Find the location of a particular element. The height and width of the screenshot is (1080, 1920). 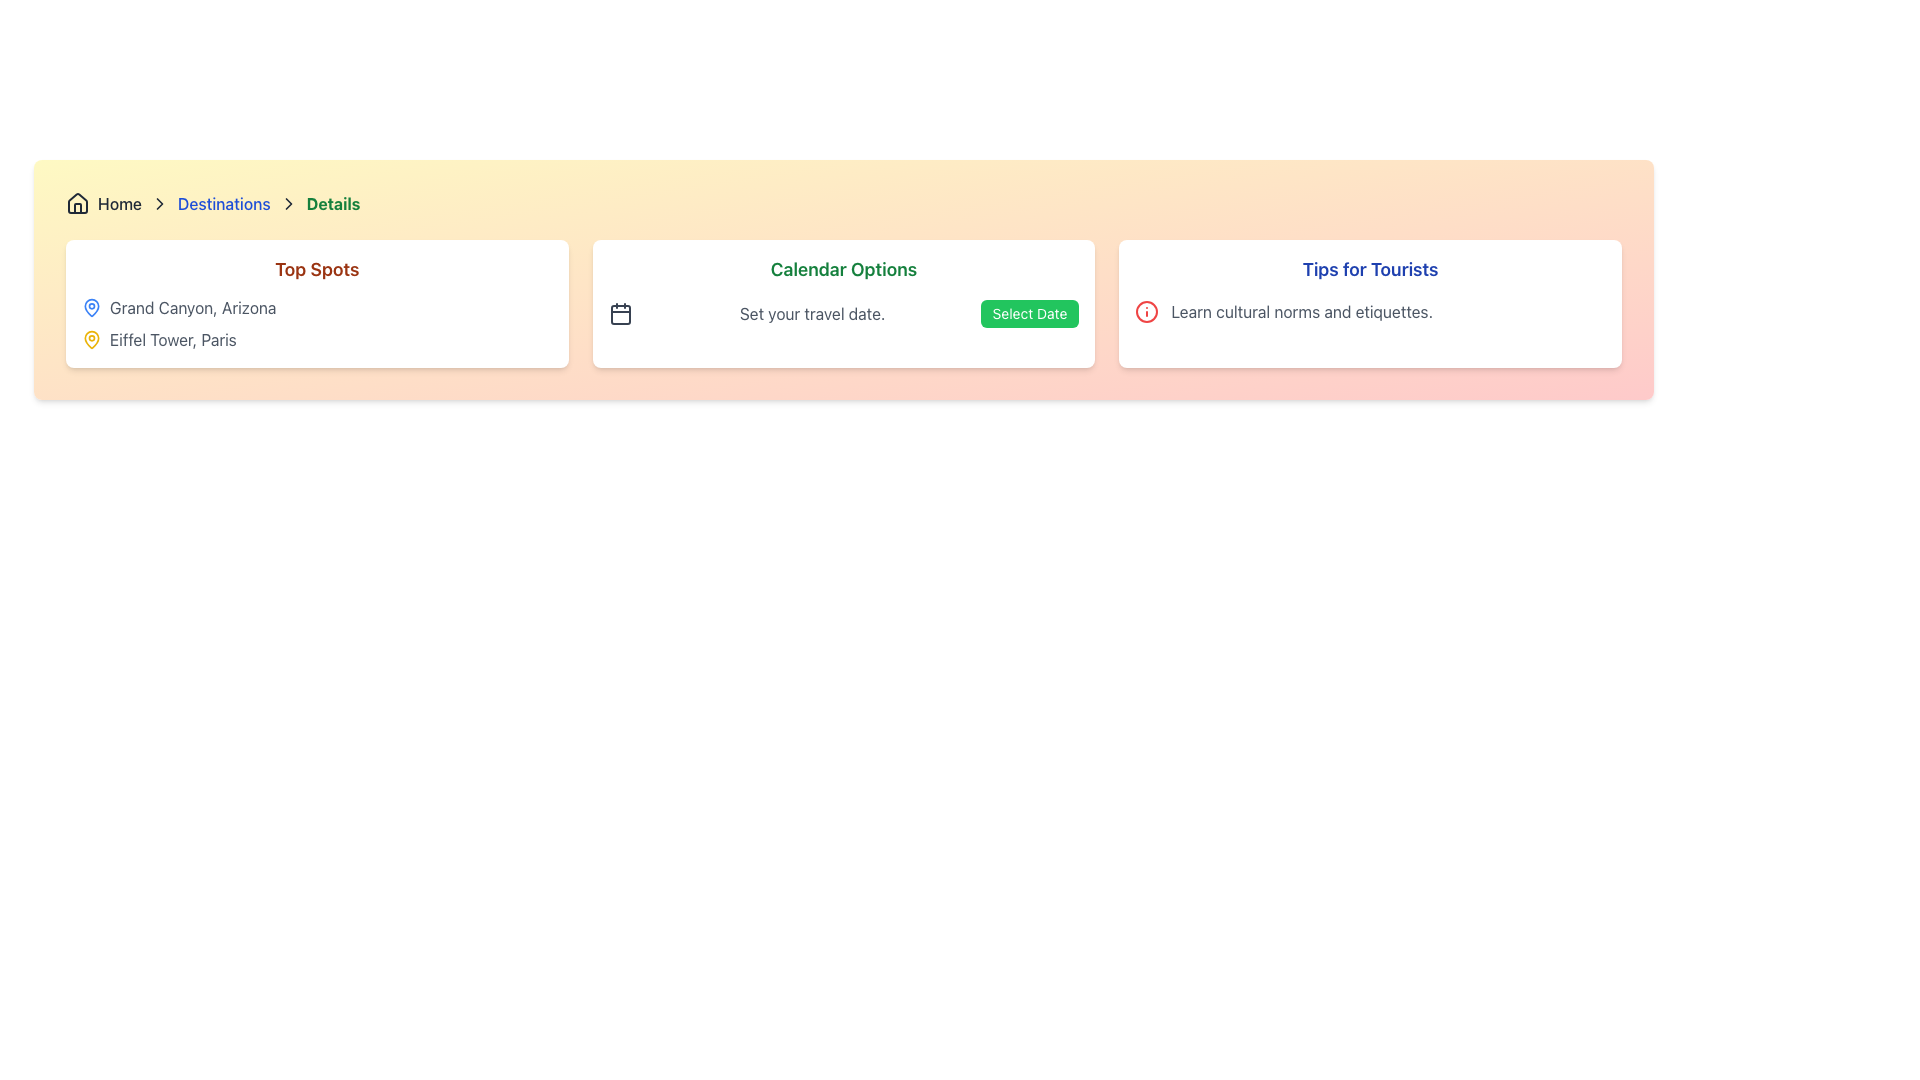

text instruction 'Set your travel date.' from the Calendar Options panel that contains a calendar icon and a green button labeled 'Select Date' is located at coordinates (844, 313).